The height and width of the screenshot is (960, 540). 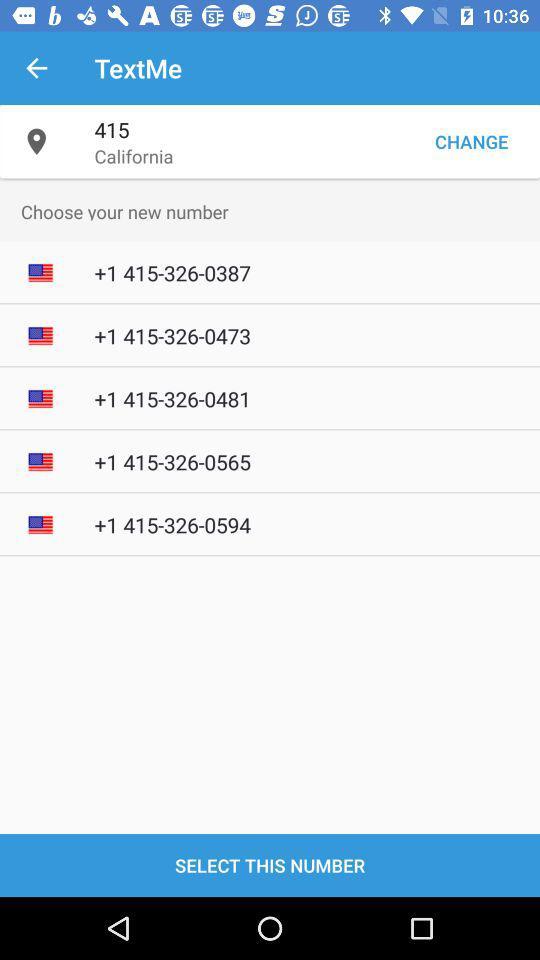 What do you see at coordinates (36, 68) in the screenshot?
I see `the item next to textme item` at bounding box center [36, 68].